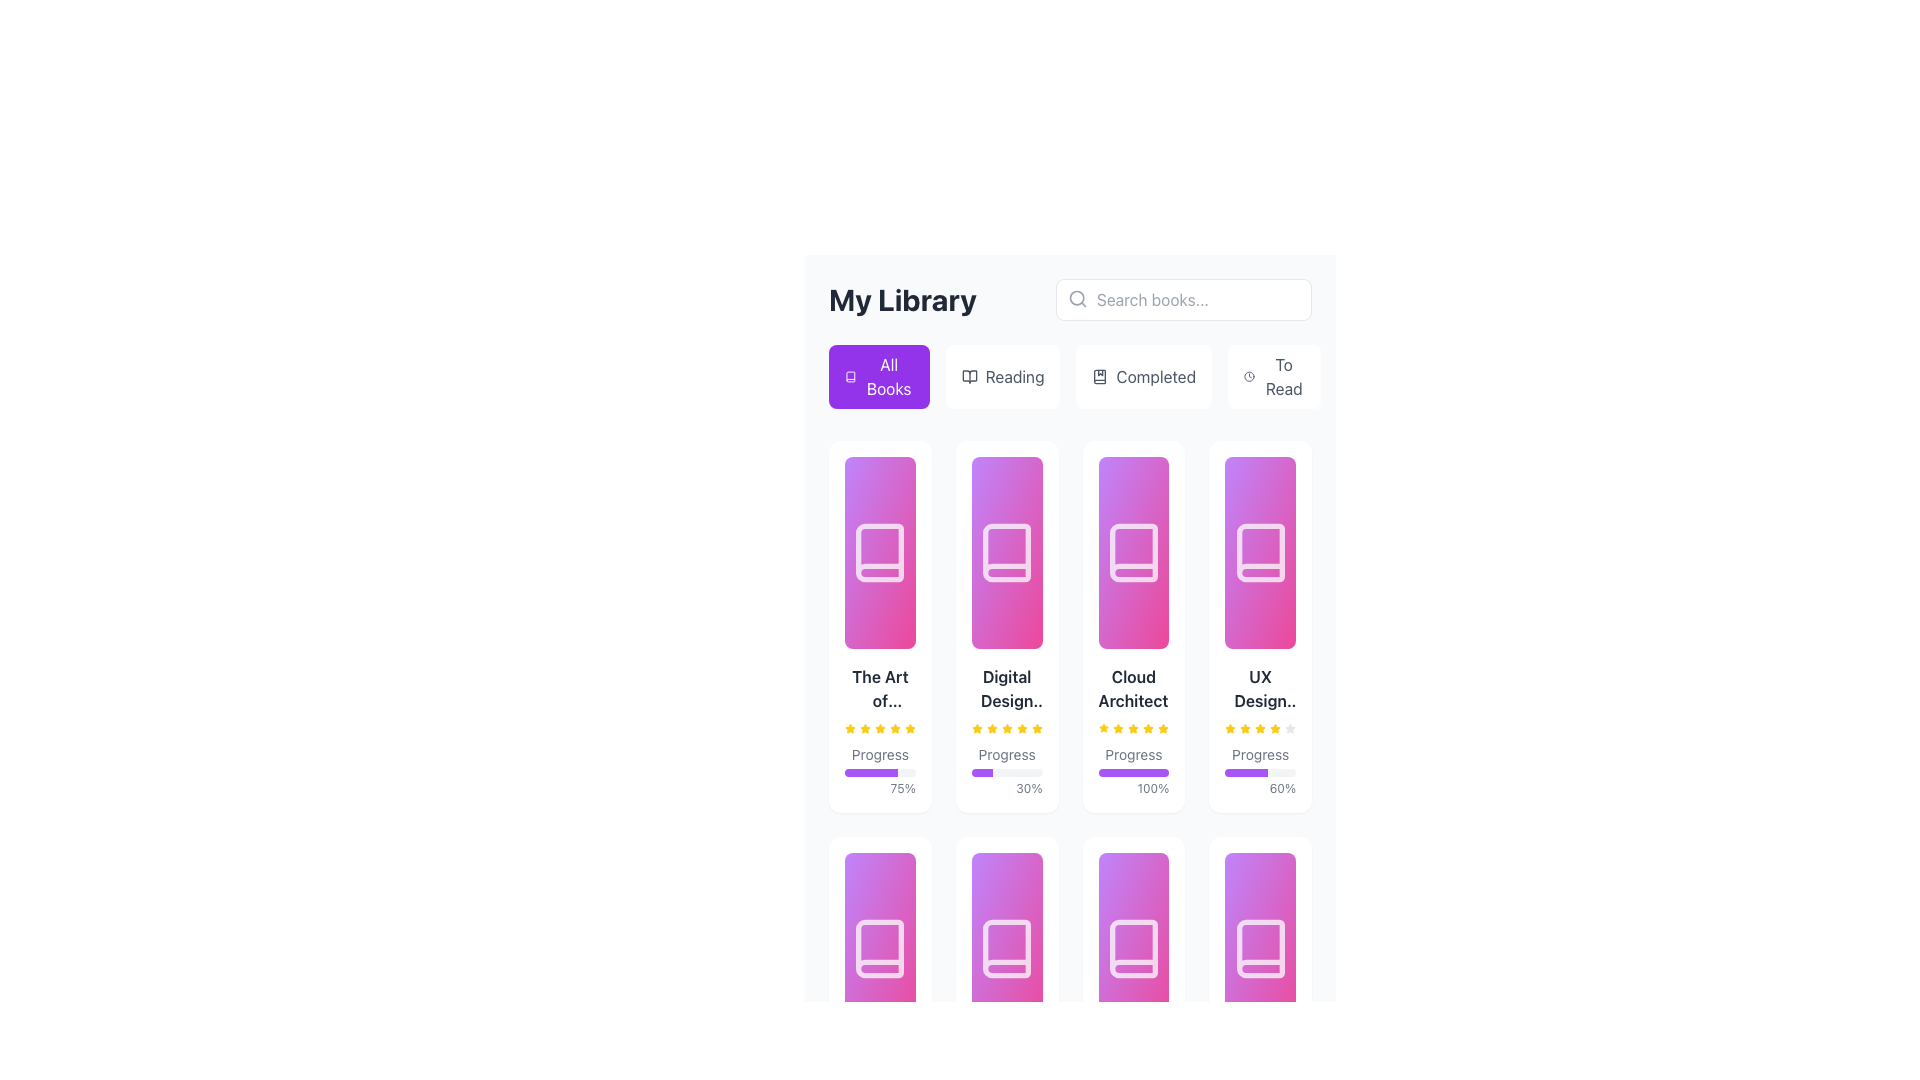  Describe the element at coordinates (880, 770) in the screenshot. I see `the visual state of the Progress Indicator indicating 75% completion, located beneath the rating stars in the 'The Art of Programming' section` at that location.